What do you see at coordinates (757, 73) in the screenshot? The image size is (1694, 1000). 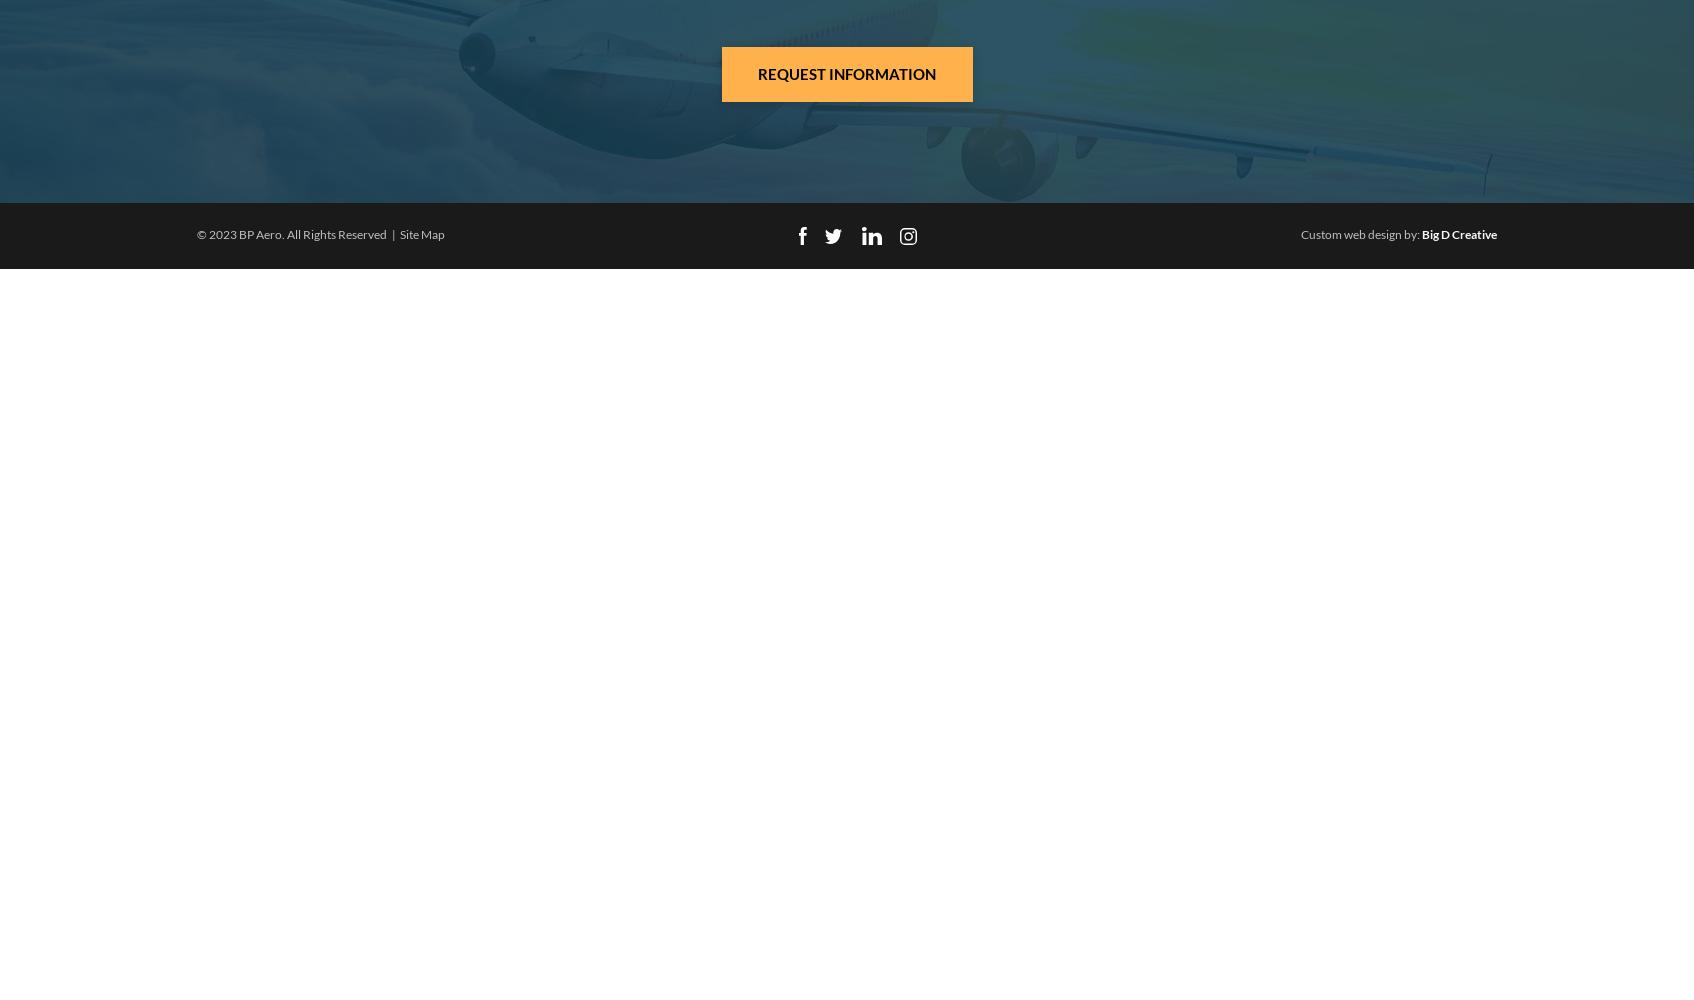 I see `'Request Information'` at bounding box center [757, 73].